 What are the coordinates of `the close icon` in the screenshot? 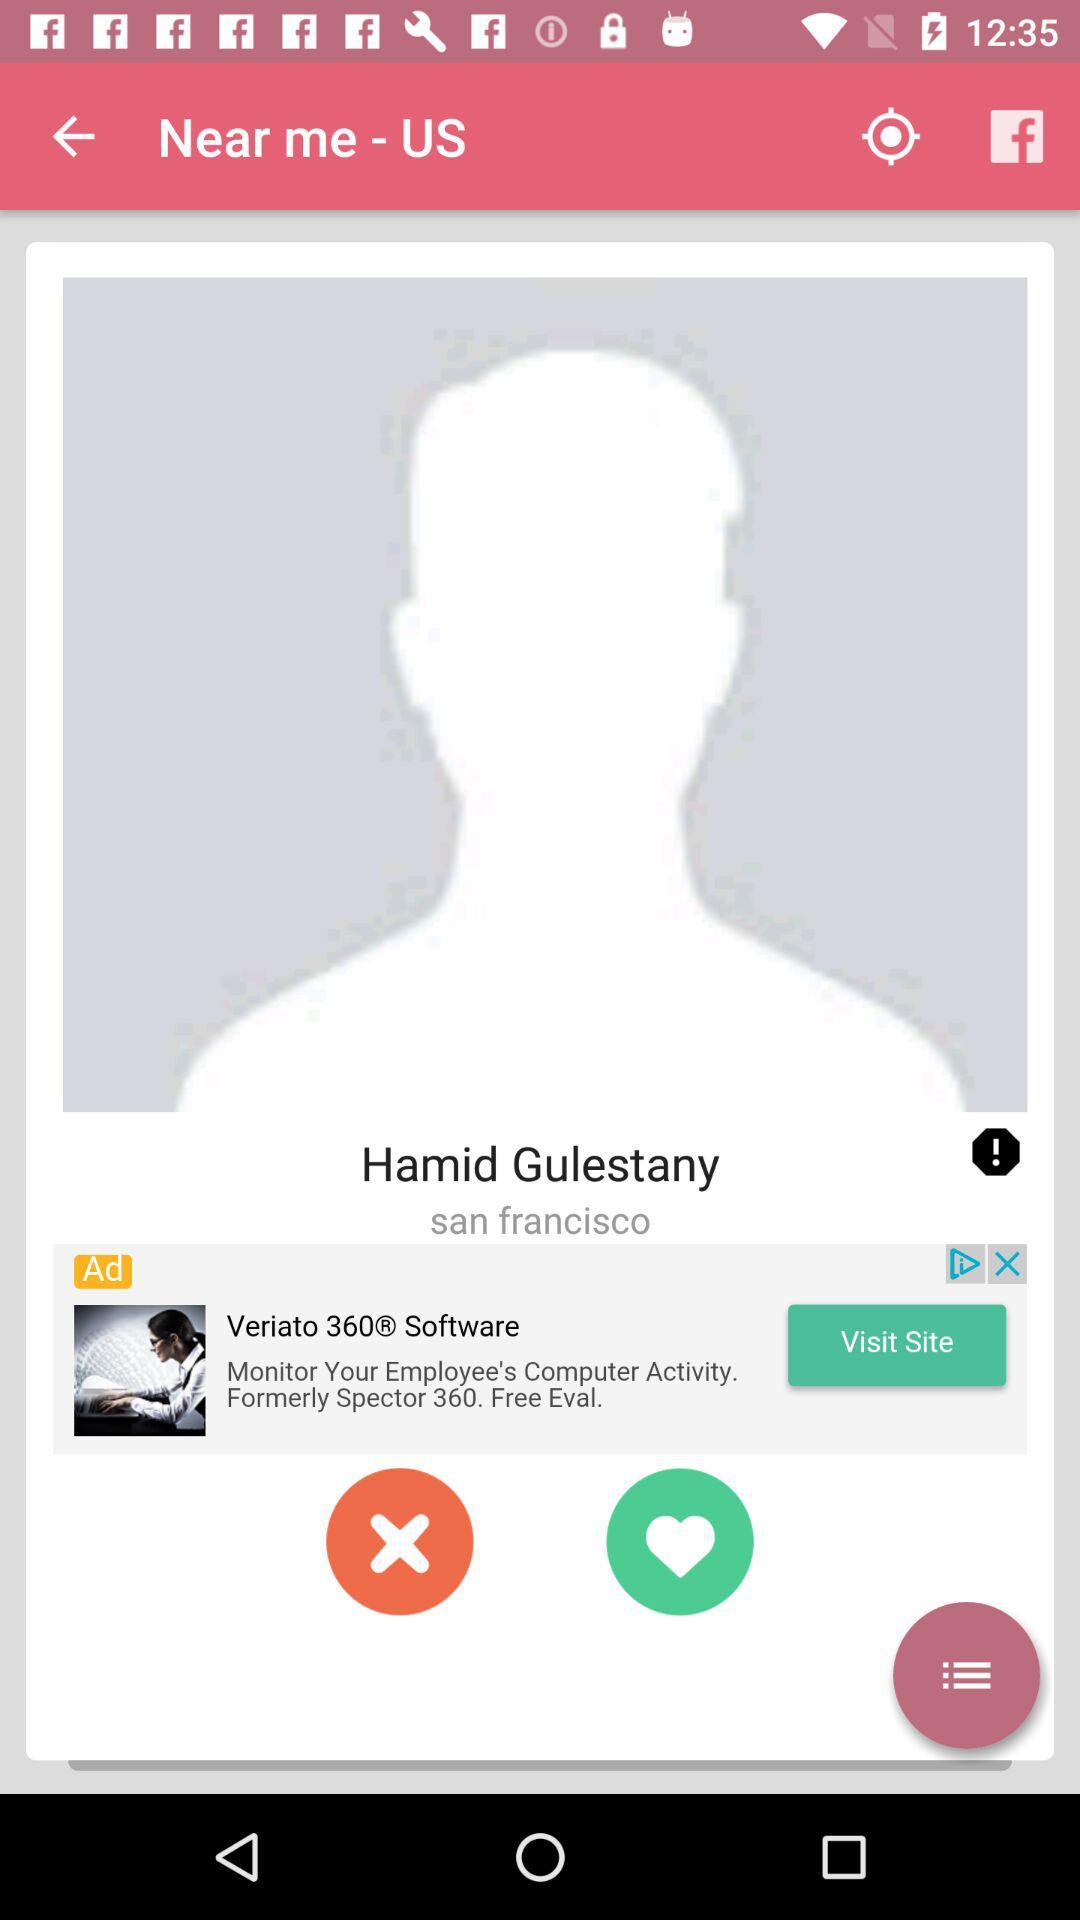 It's located at (400, 1540).